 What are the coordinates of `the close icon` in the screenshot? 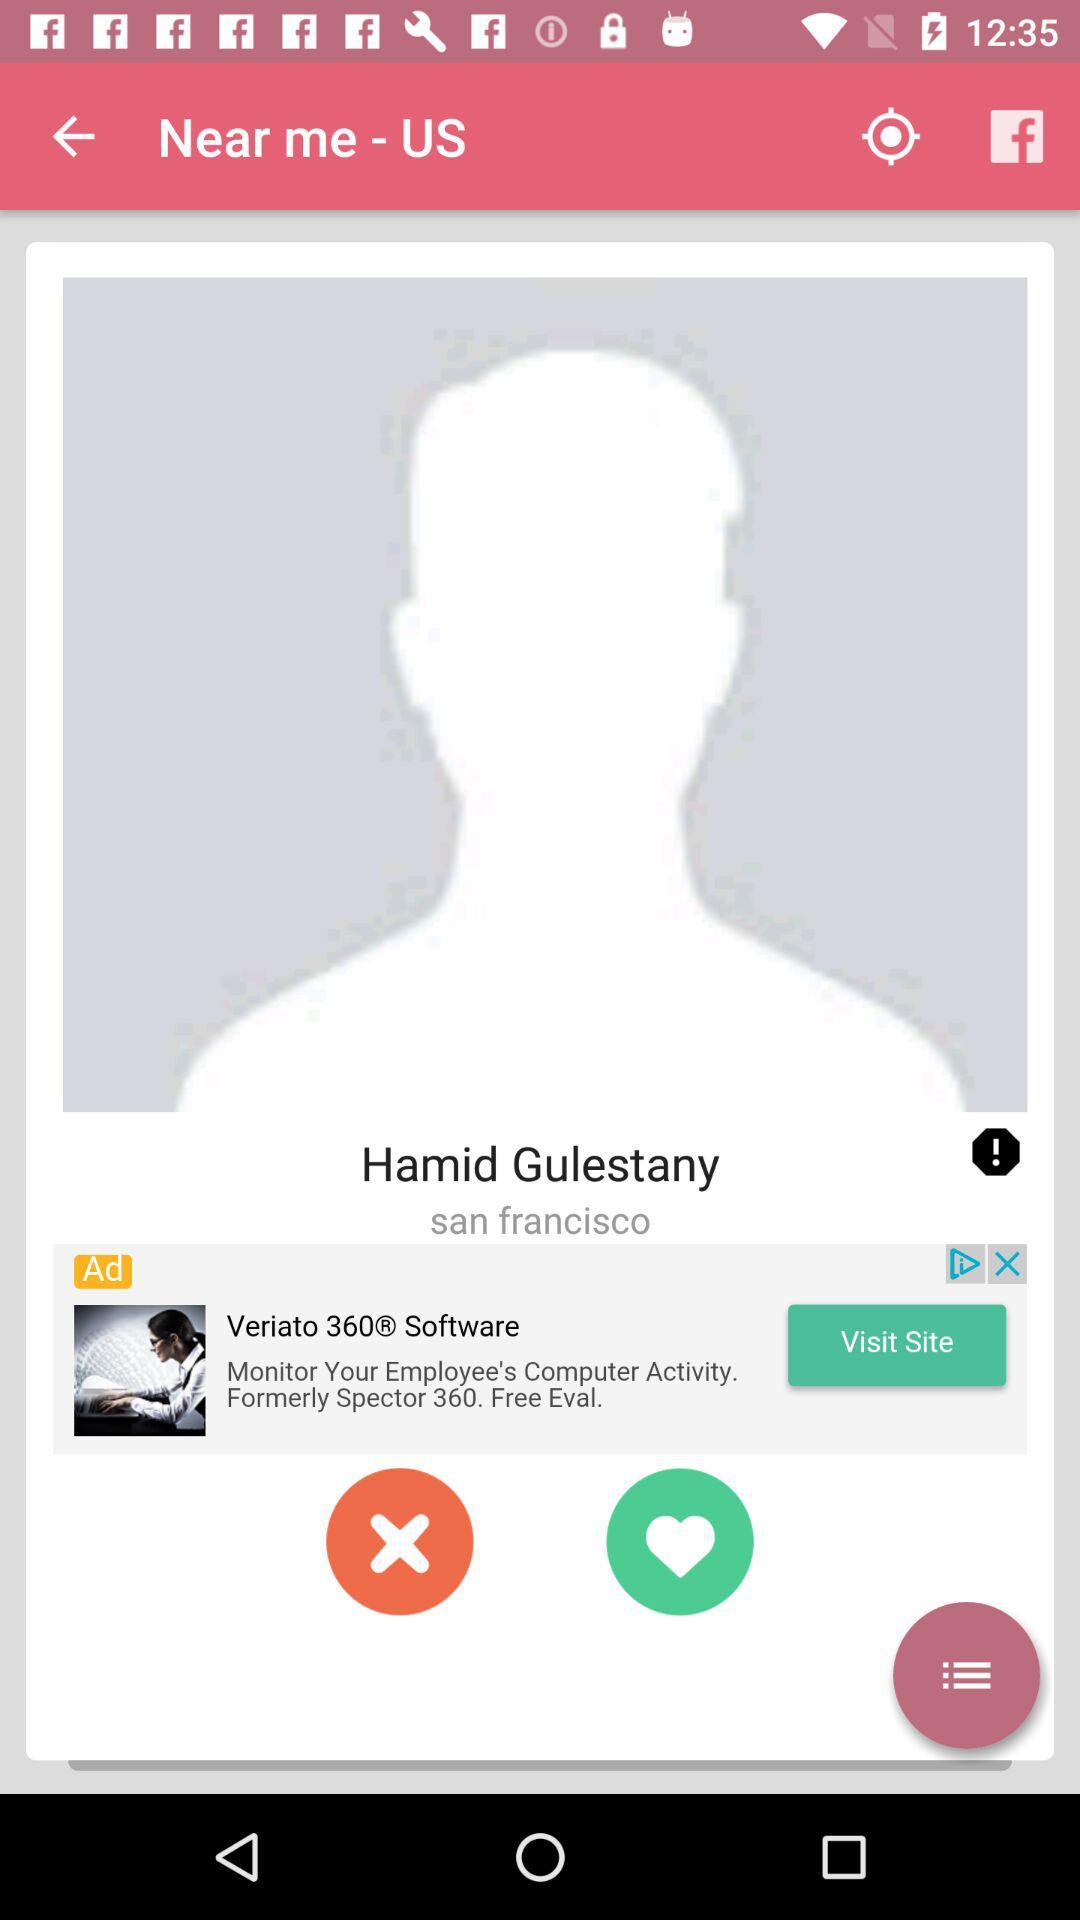 It's located at (400, 1540).